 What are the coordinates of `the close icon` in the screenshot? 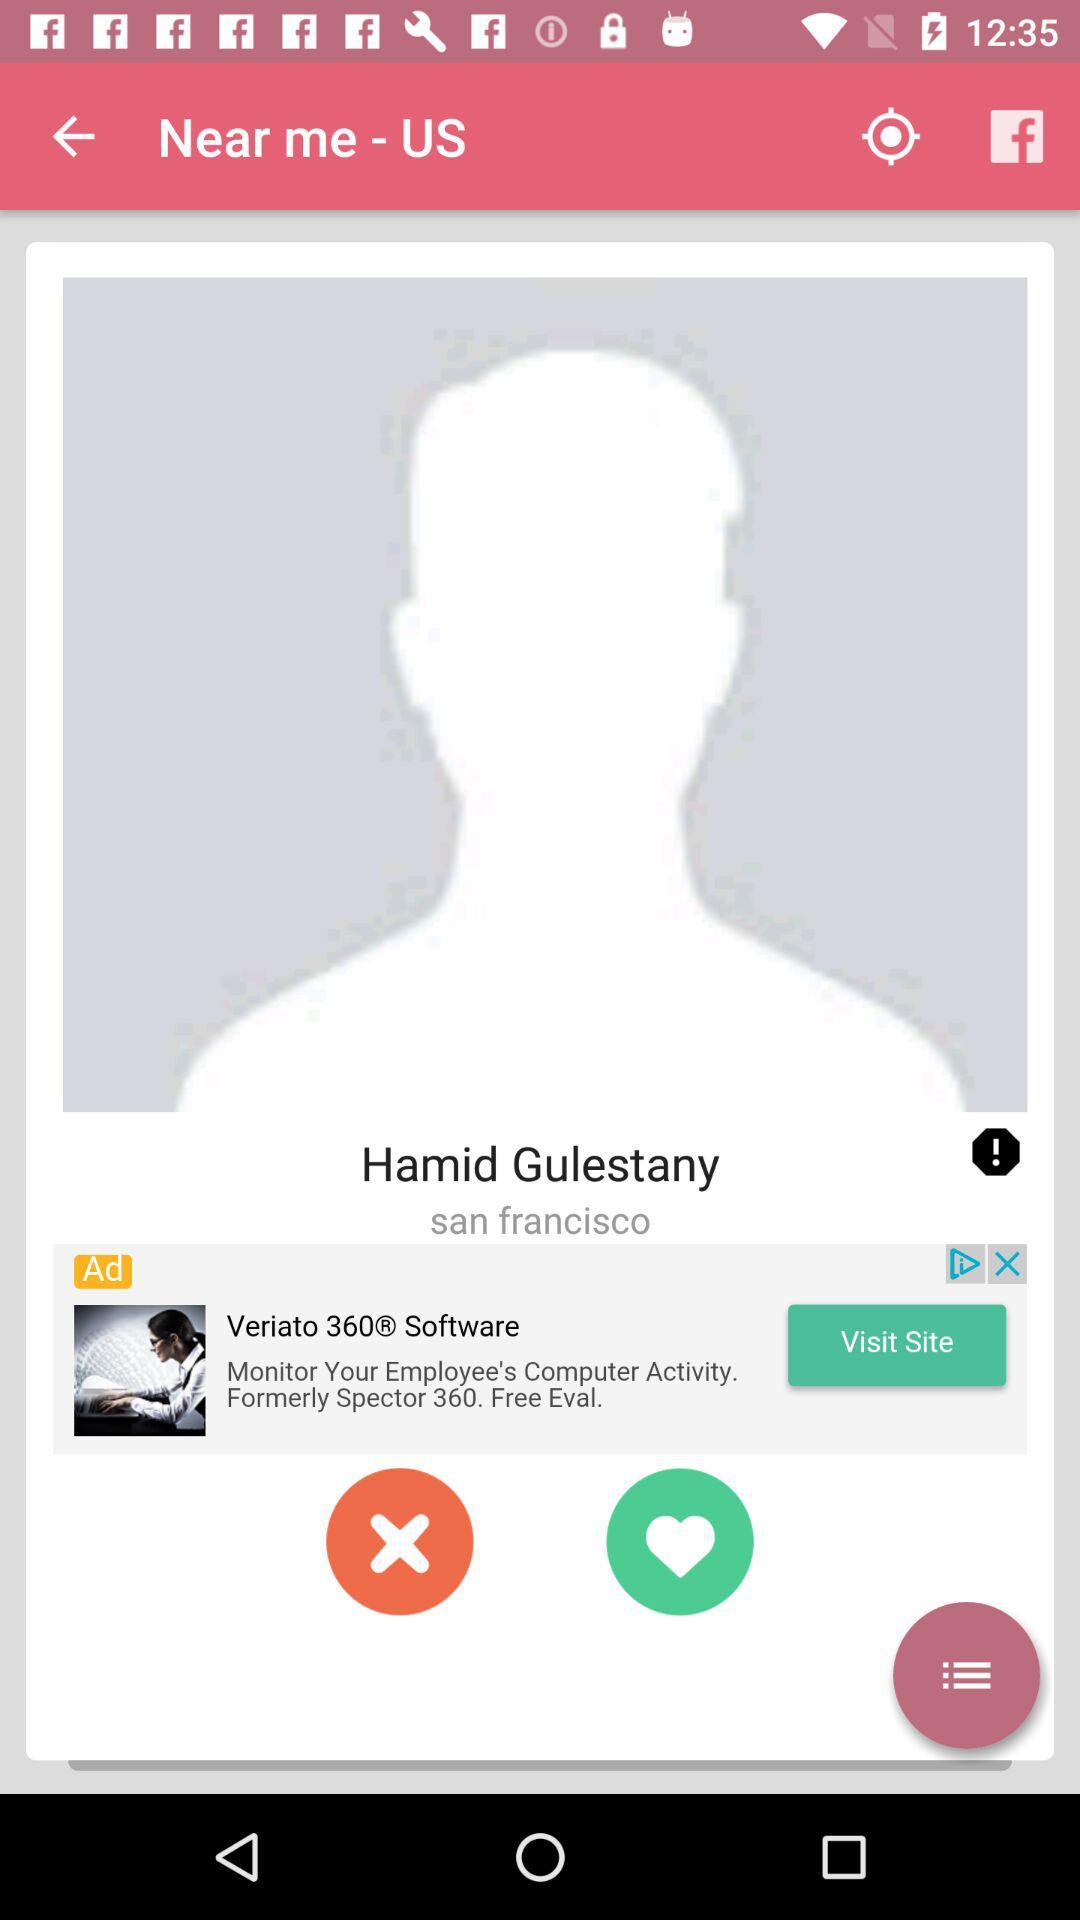 It's located at (400, 1540).